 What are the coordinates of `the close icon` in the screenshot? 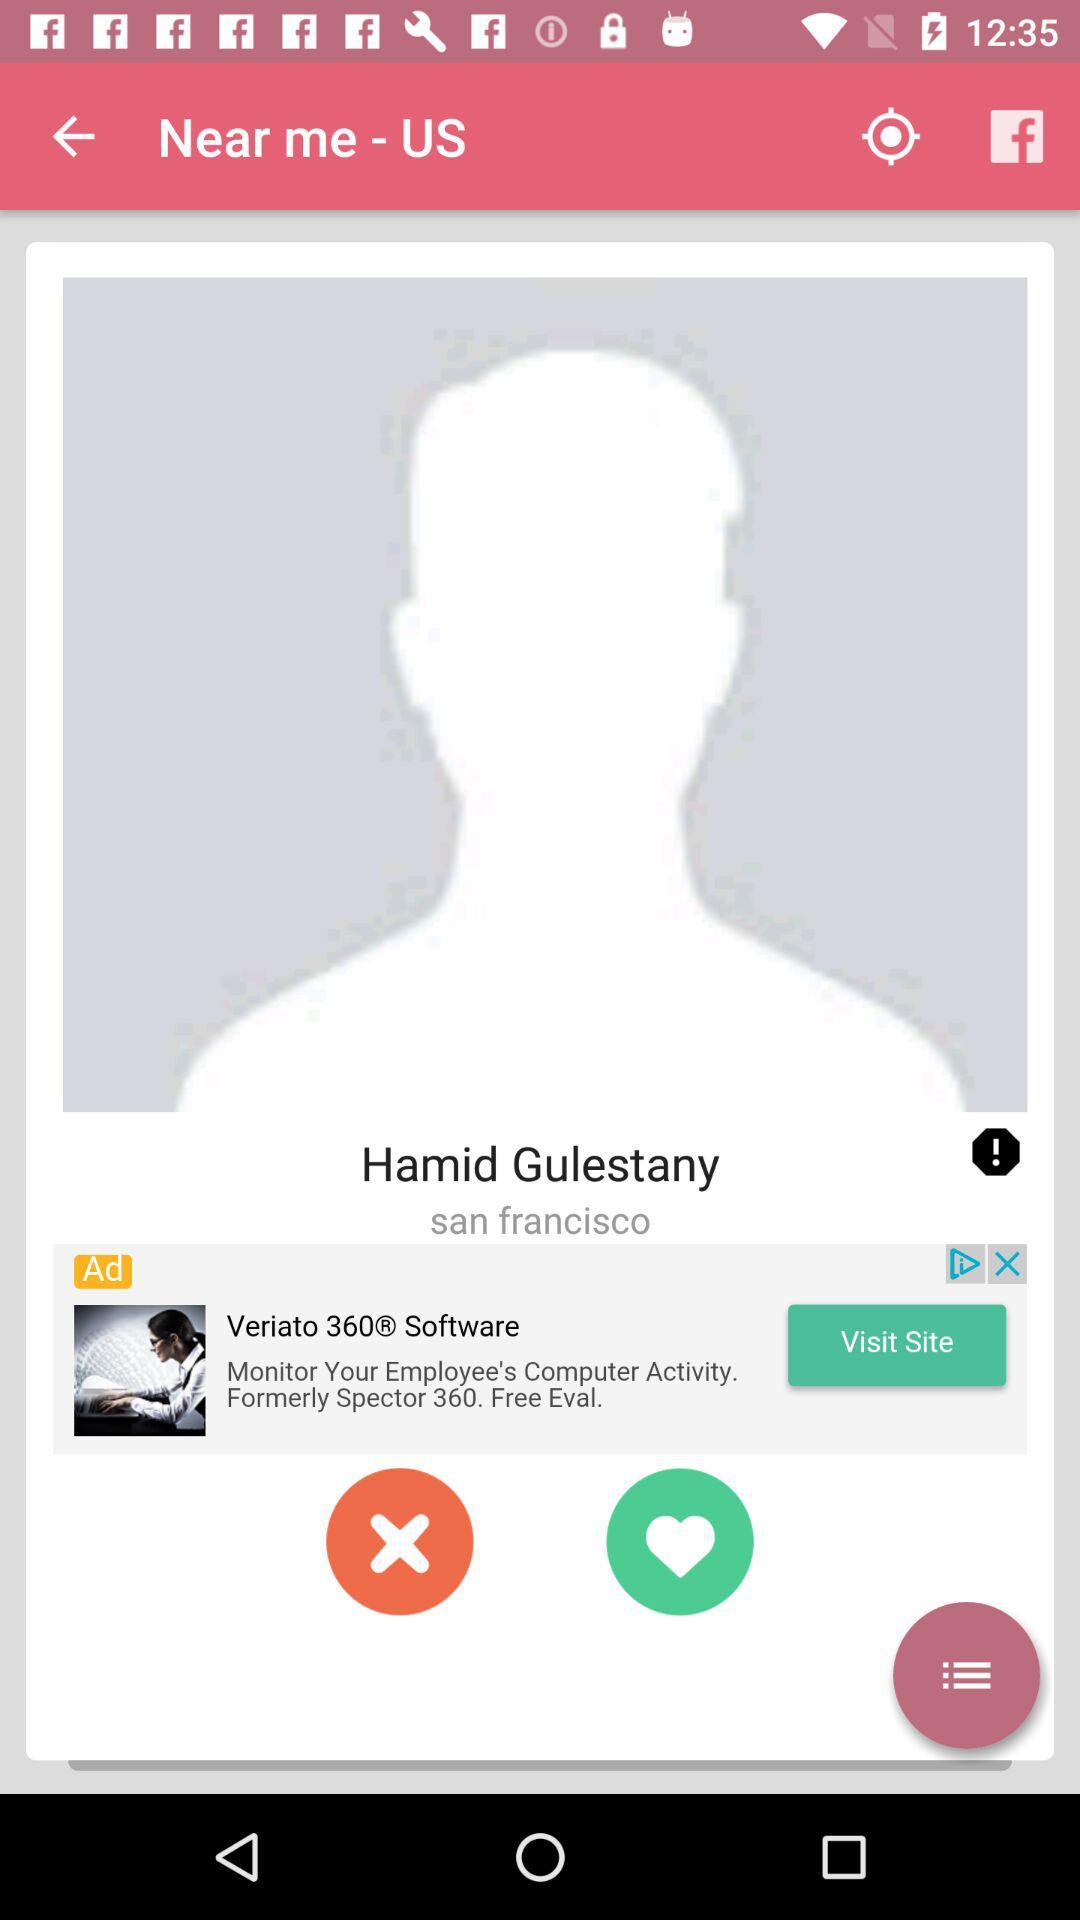 It's located at (400, 1540).